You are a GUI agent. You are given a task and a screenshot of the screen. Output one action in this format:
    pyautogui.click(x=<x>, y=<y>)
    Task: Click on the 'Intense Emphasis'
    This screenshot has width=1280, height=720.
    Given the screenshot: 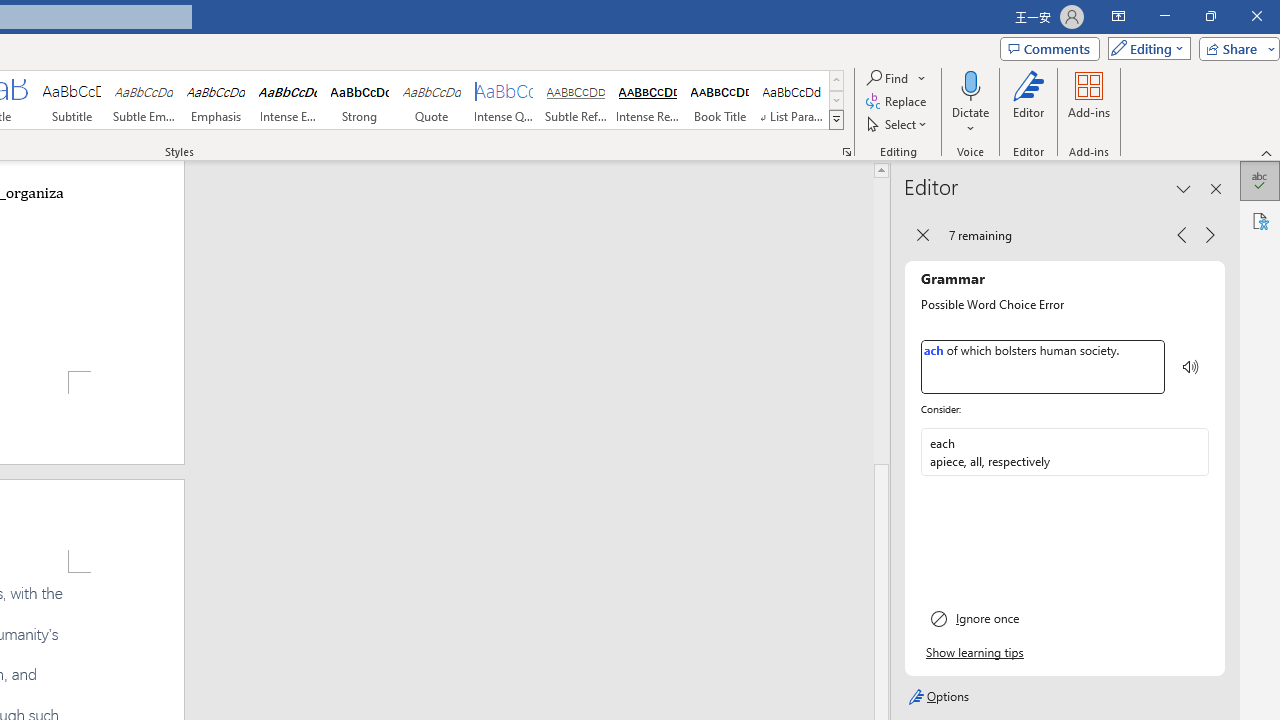 What is the action you would take?
    pyautogui.click(x=287, y=100)
    